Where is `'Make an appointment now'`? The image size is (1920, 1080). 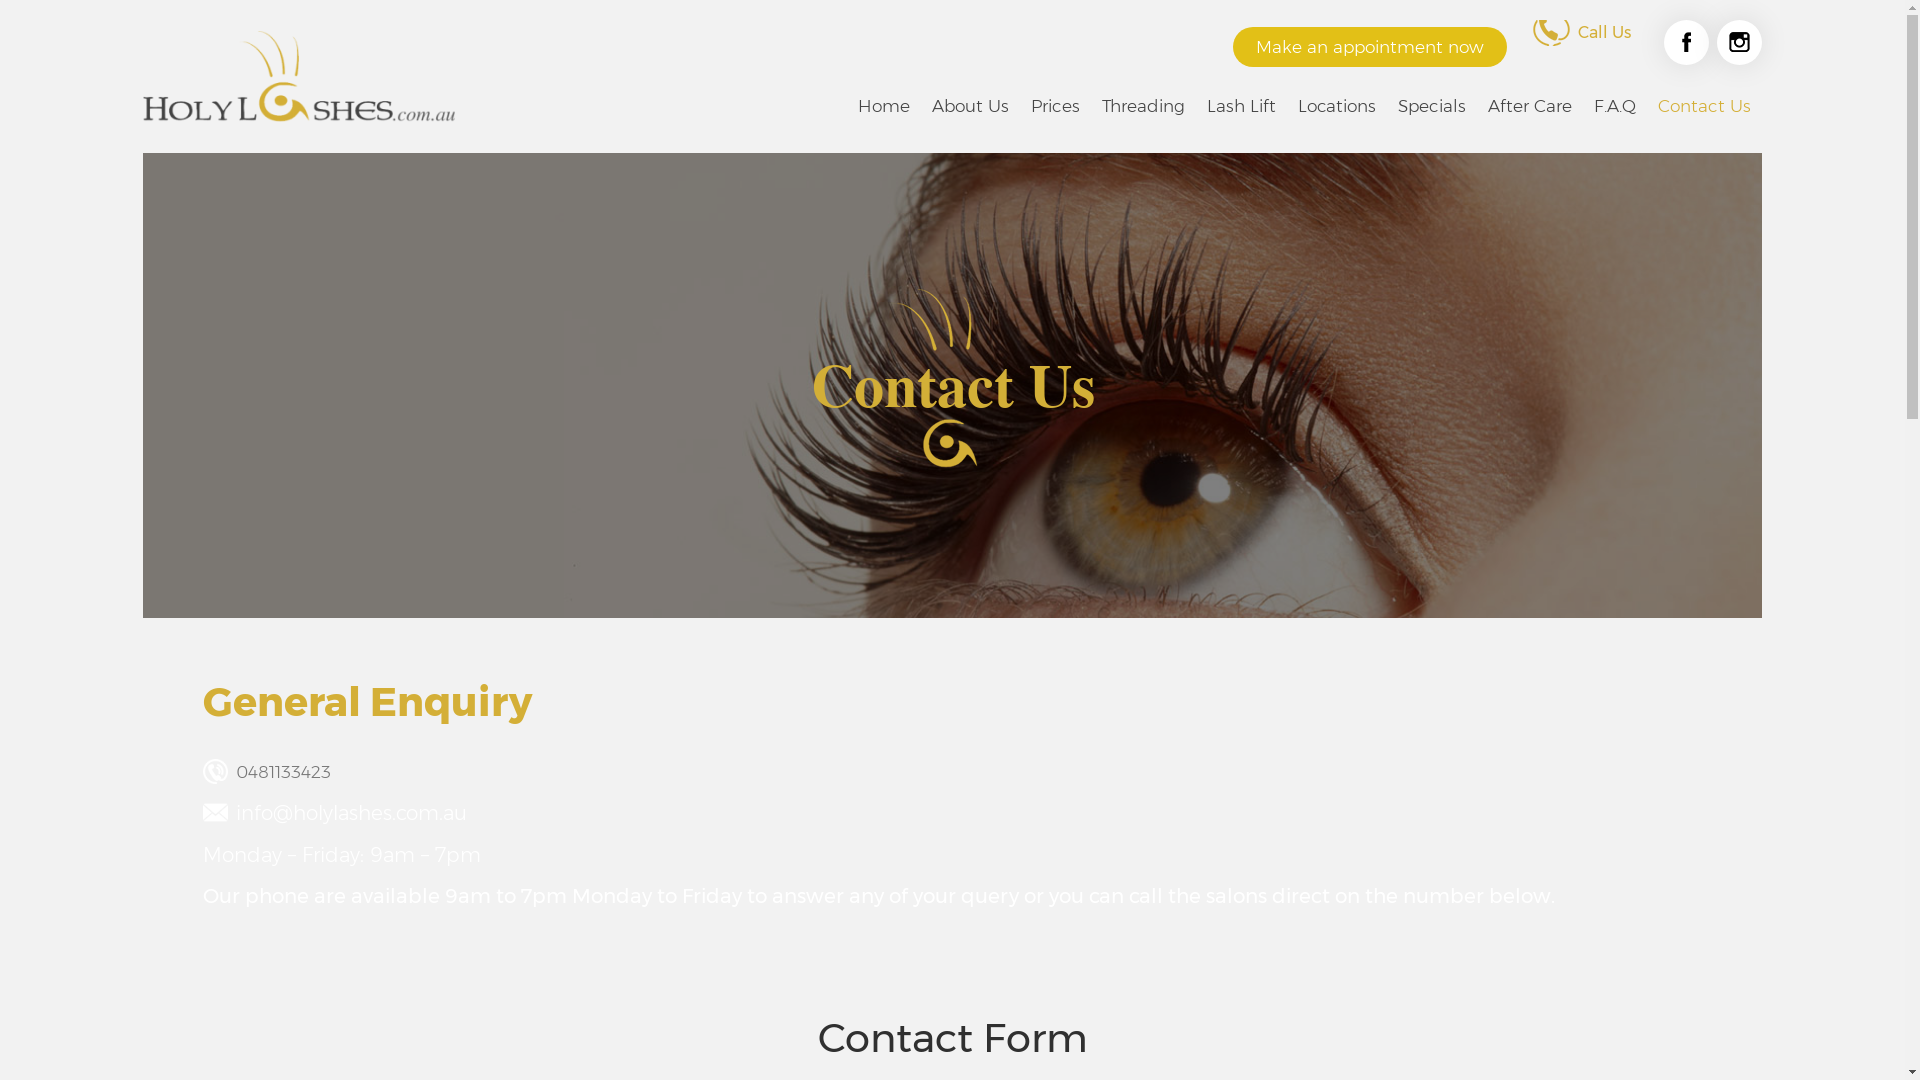
'Make an appointment now' is located at coordinates (1368, 45).